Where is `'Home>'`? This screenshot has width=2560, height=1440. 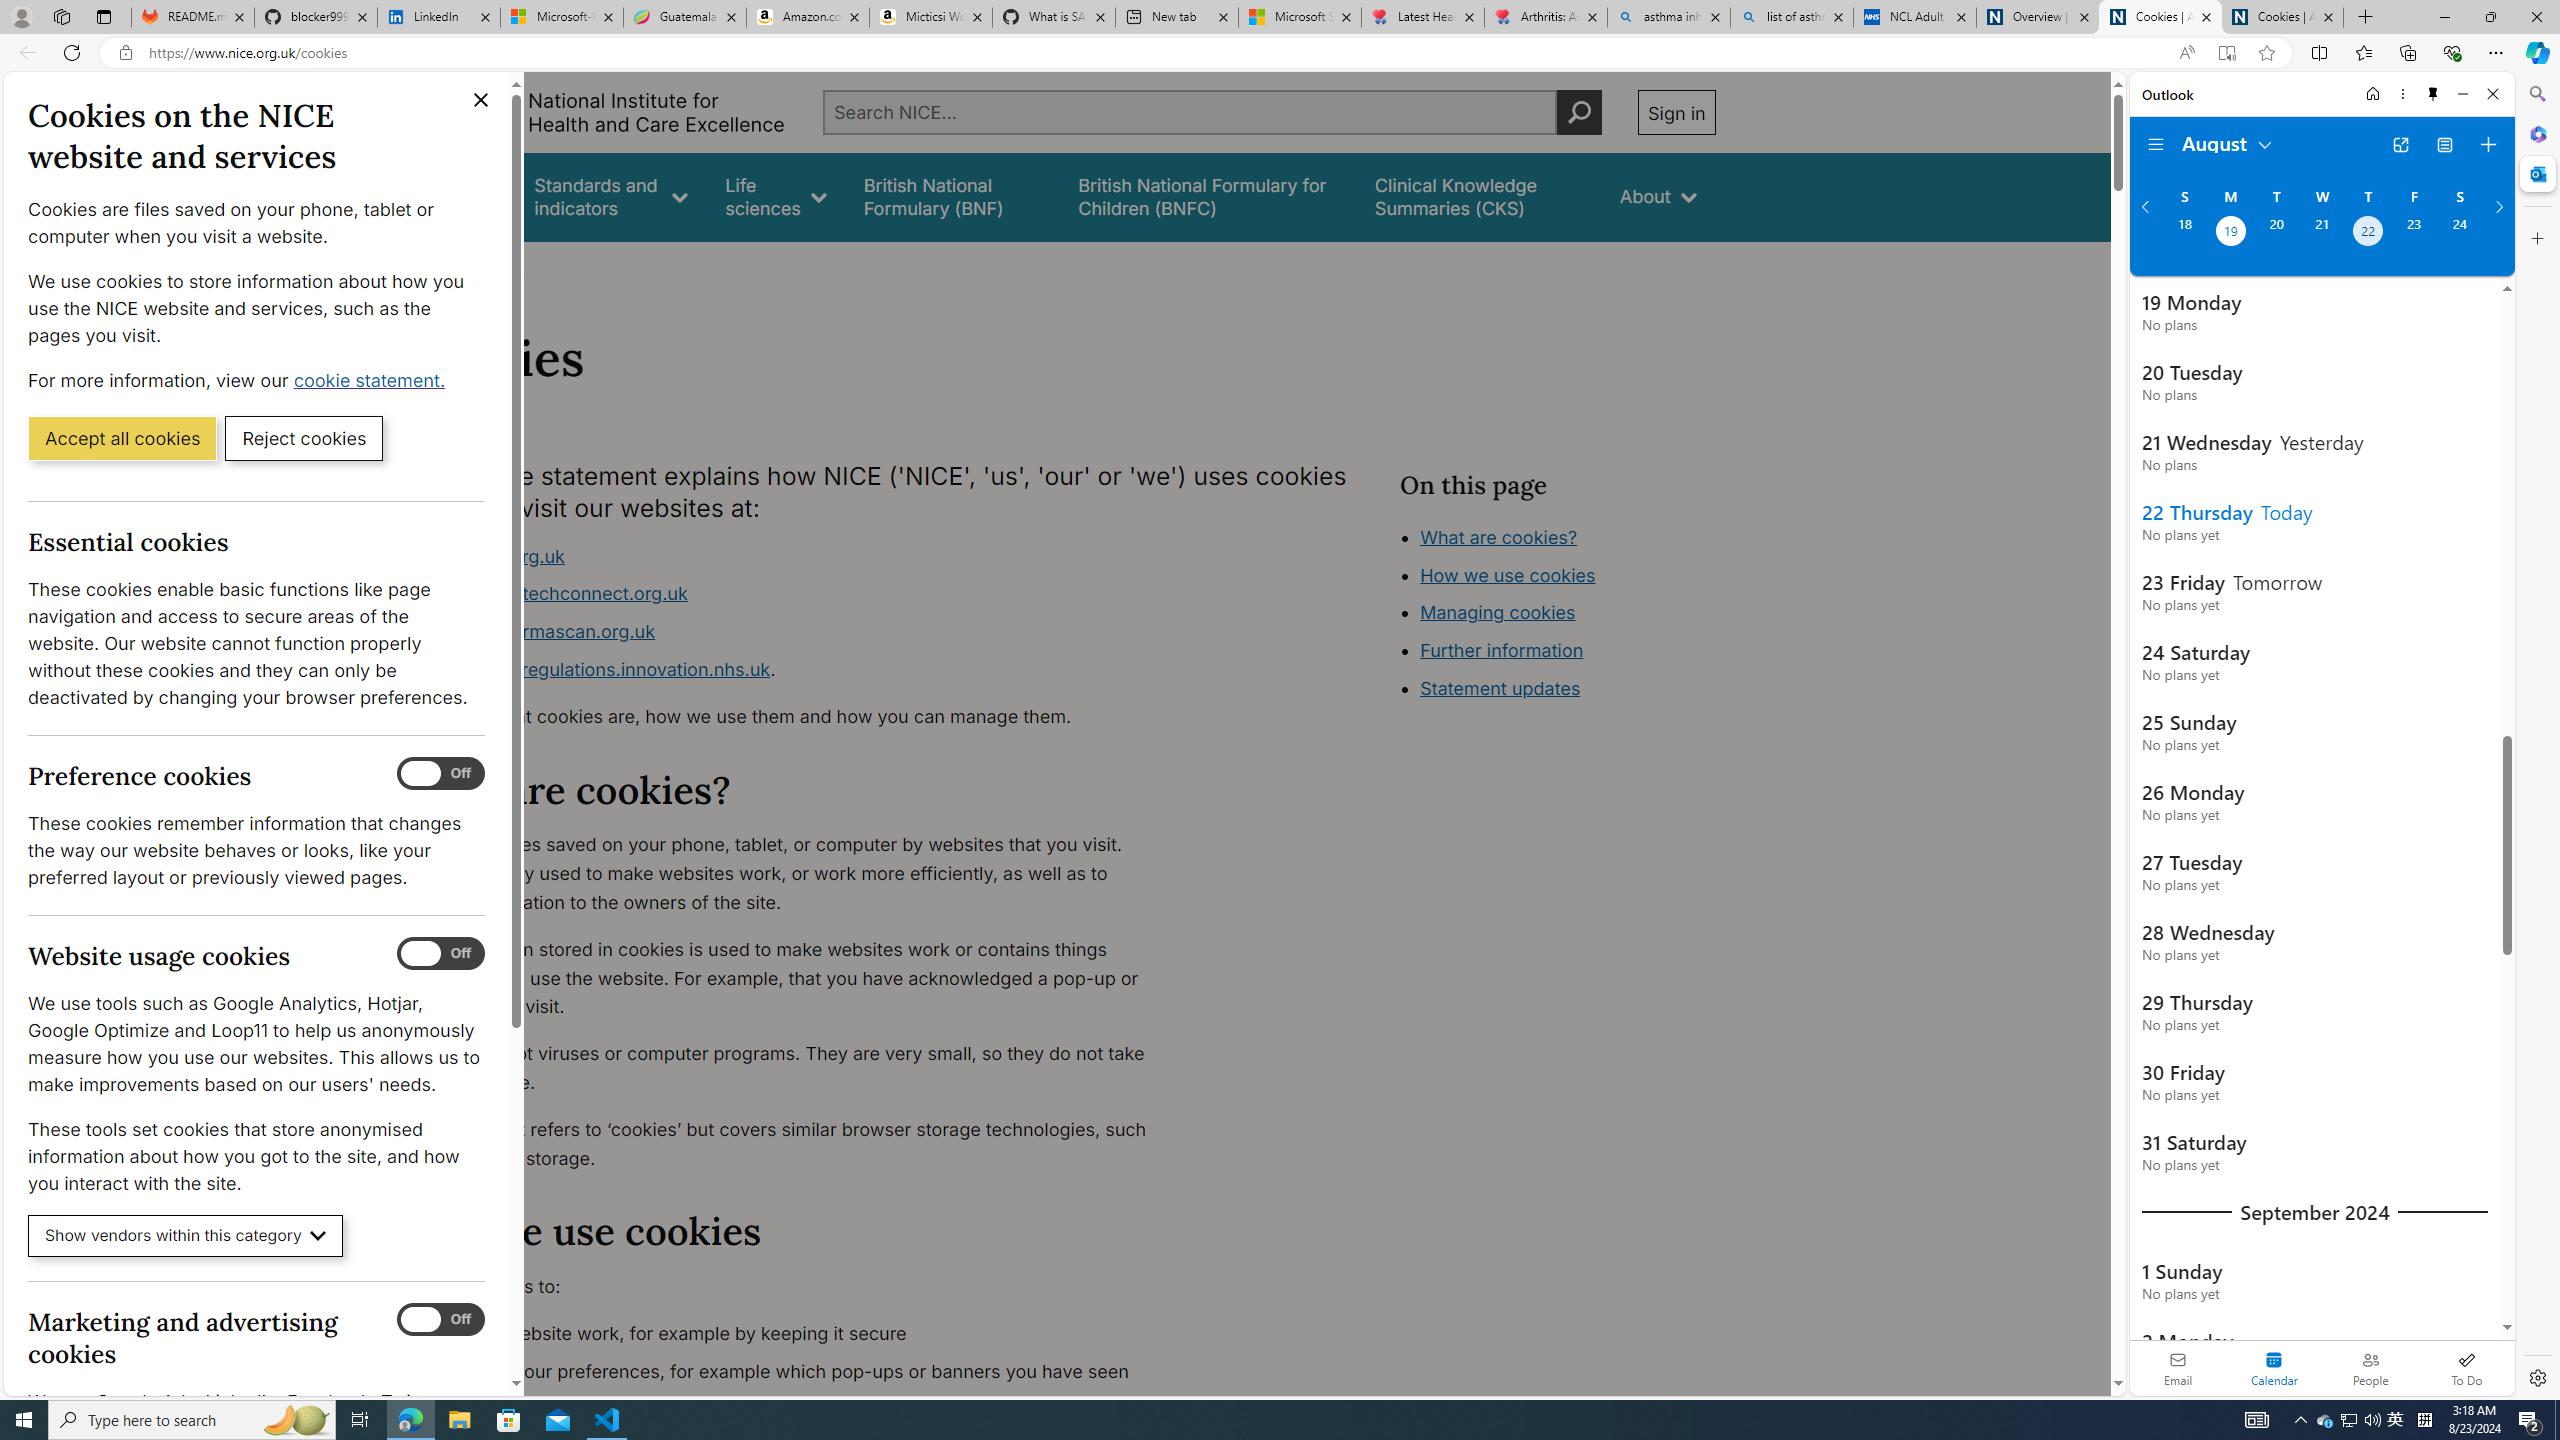 'Home>' is located at coordinates (432, 268).